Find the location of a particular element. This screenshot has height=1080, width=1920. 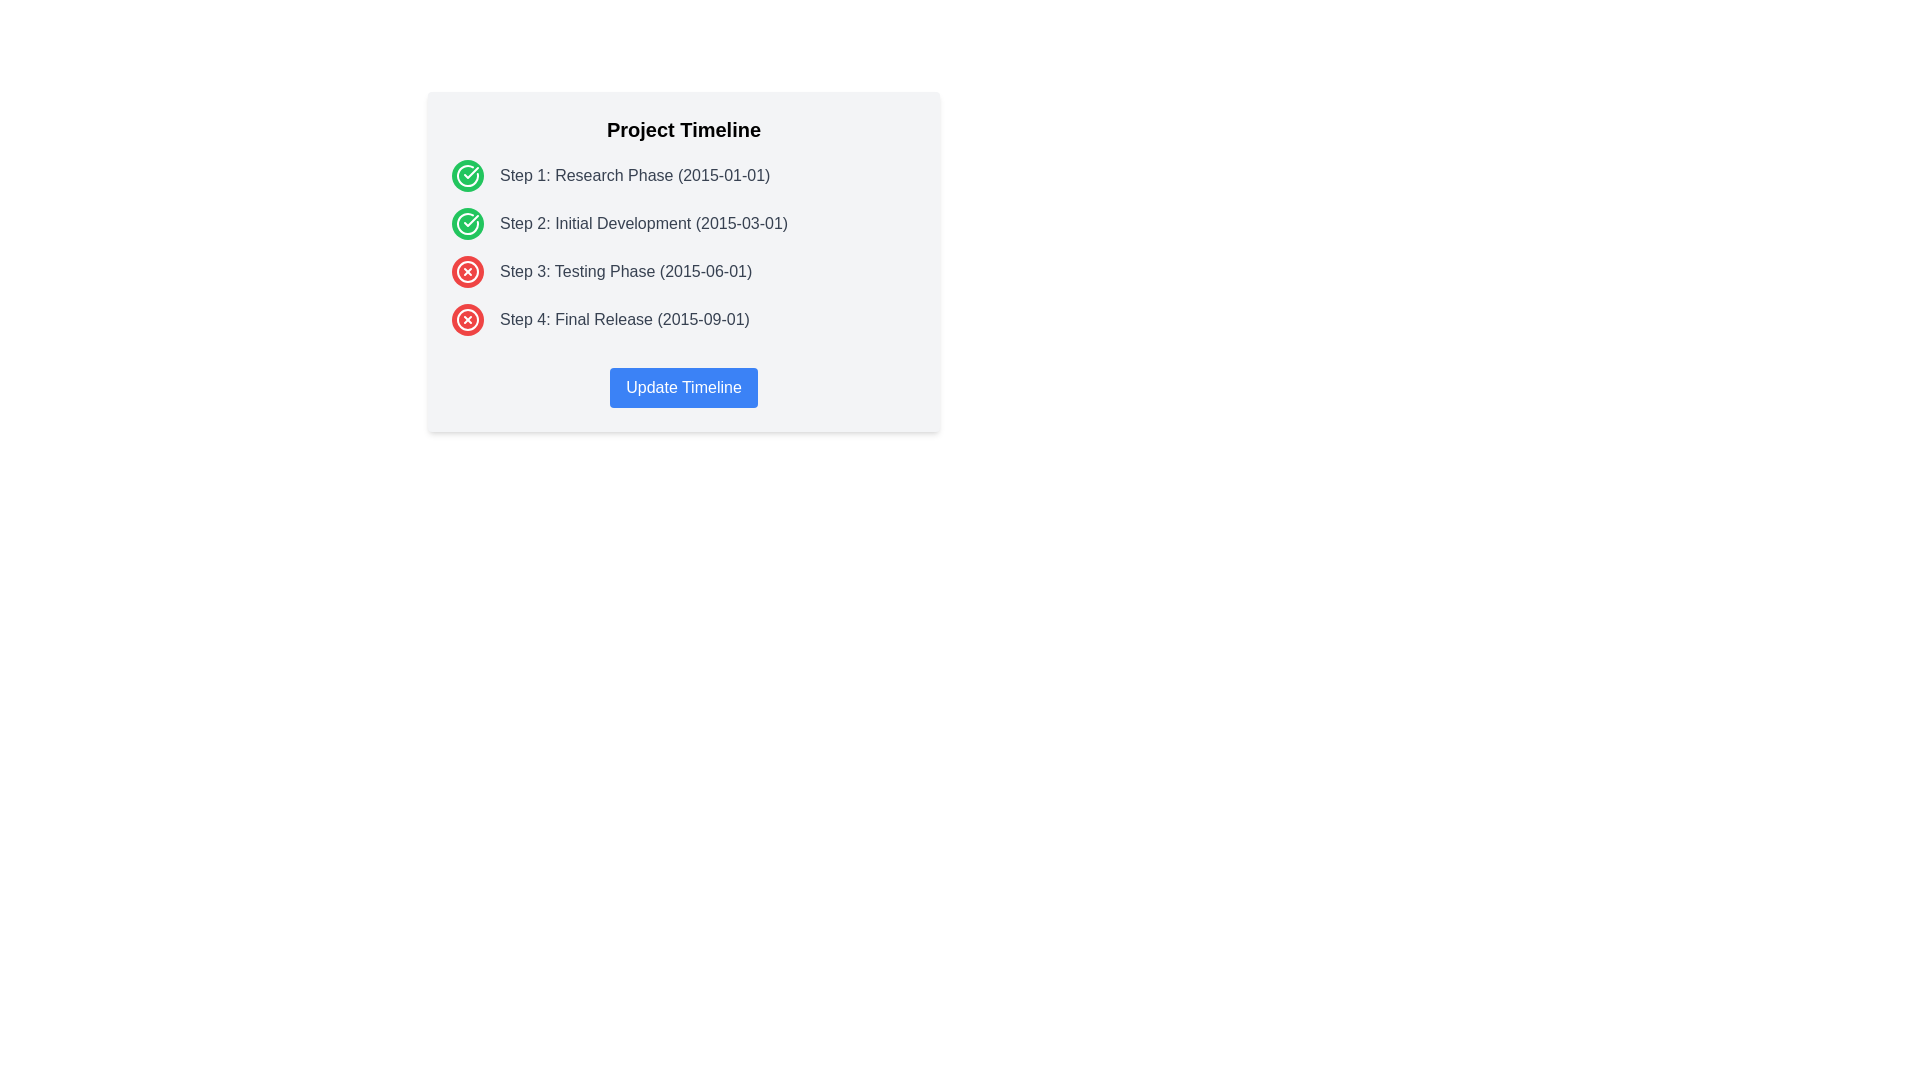

the 'Step 4: Final Release' status icon, which indicates a failed or incomplete status in the timeline is located at coordinates (466, 319).